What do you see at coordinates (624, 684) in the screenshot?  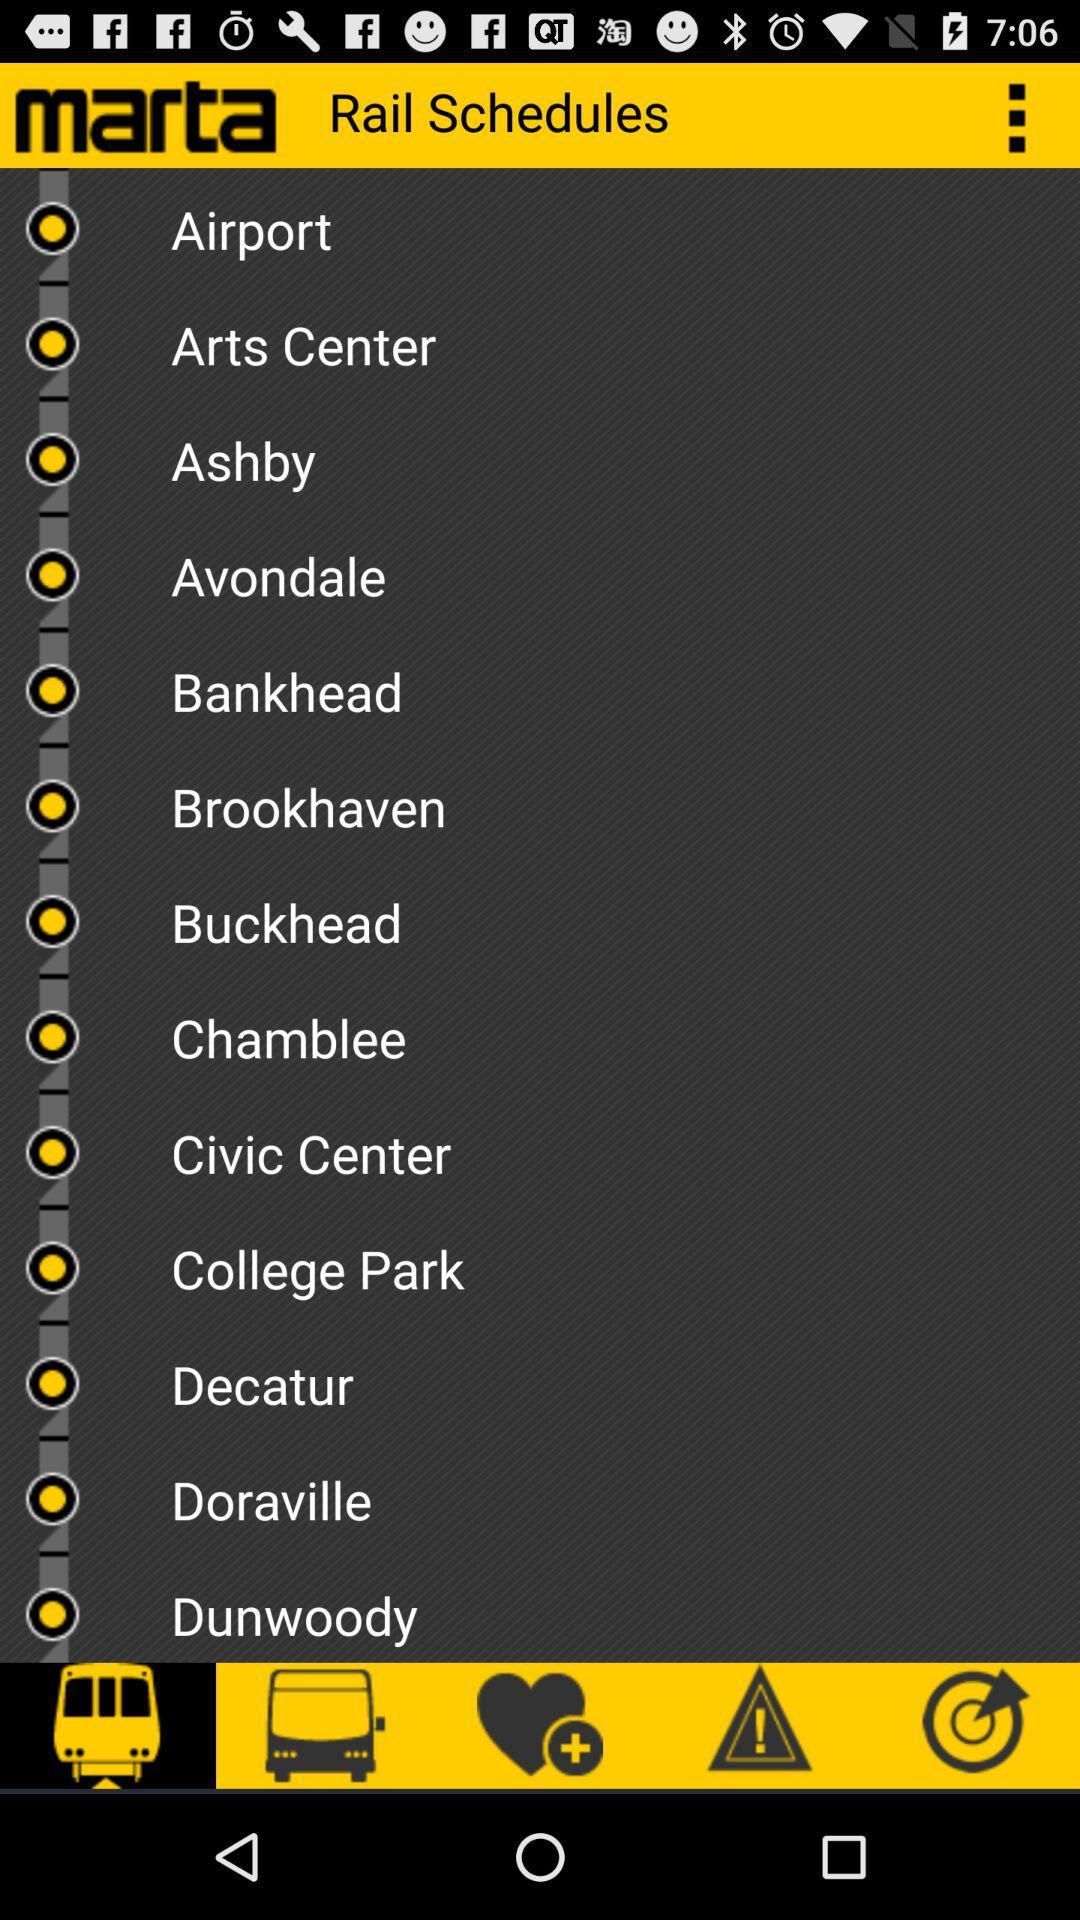 I see `the icon above brookhaven app` at bounding box center [624, 684].